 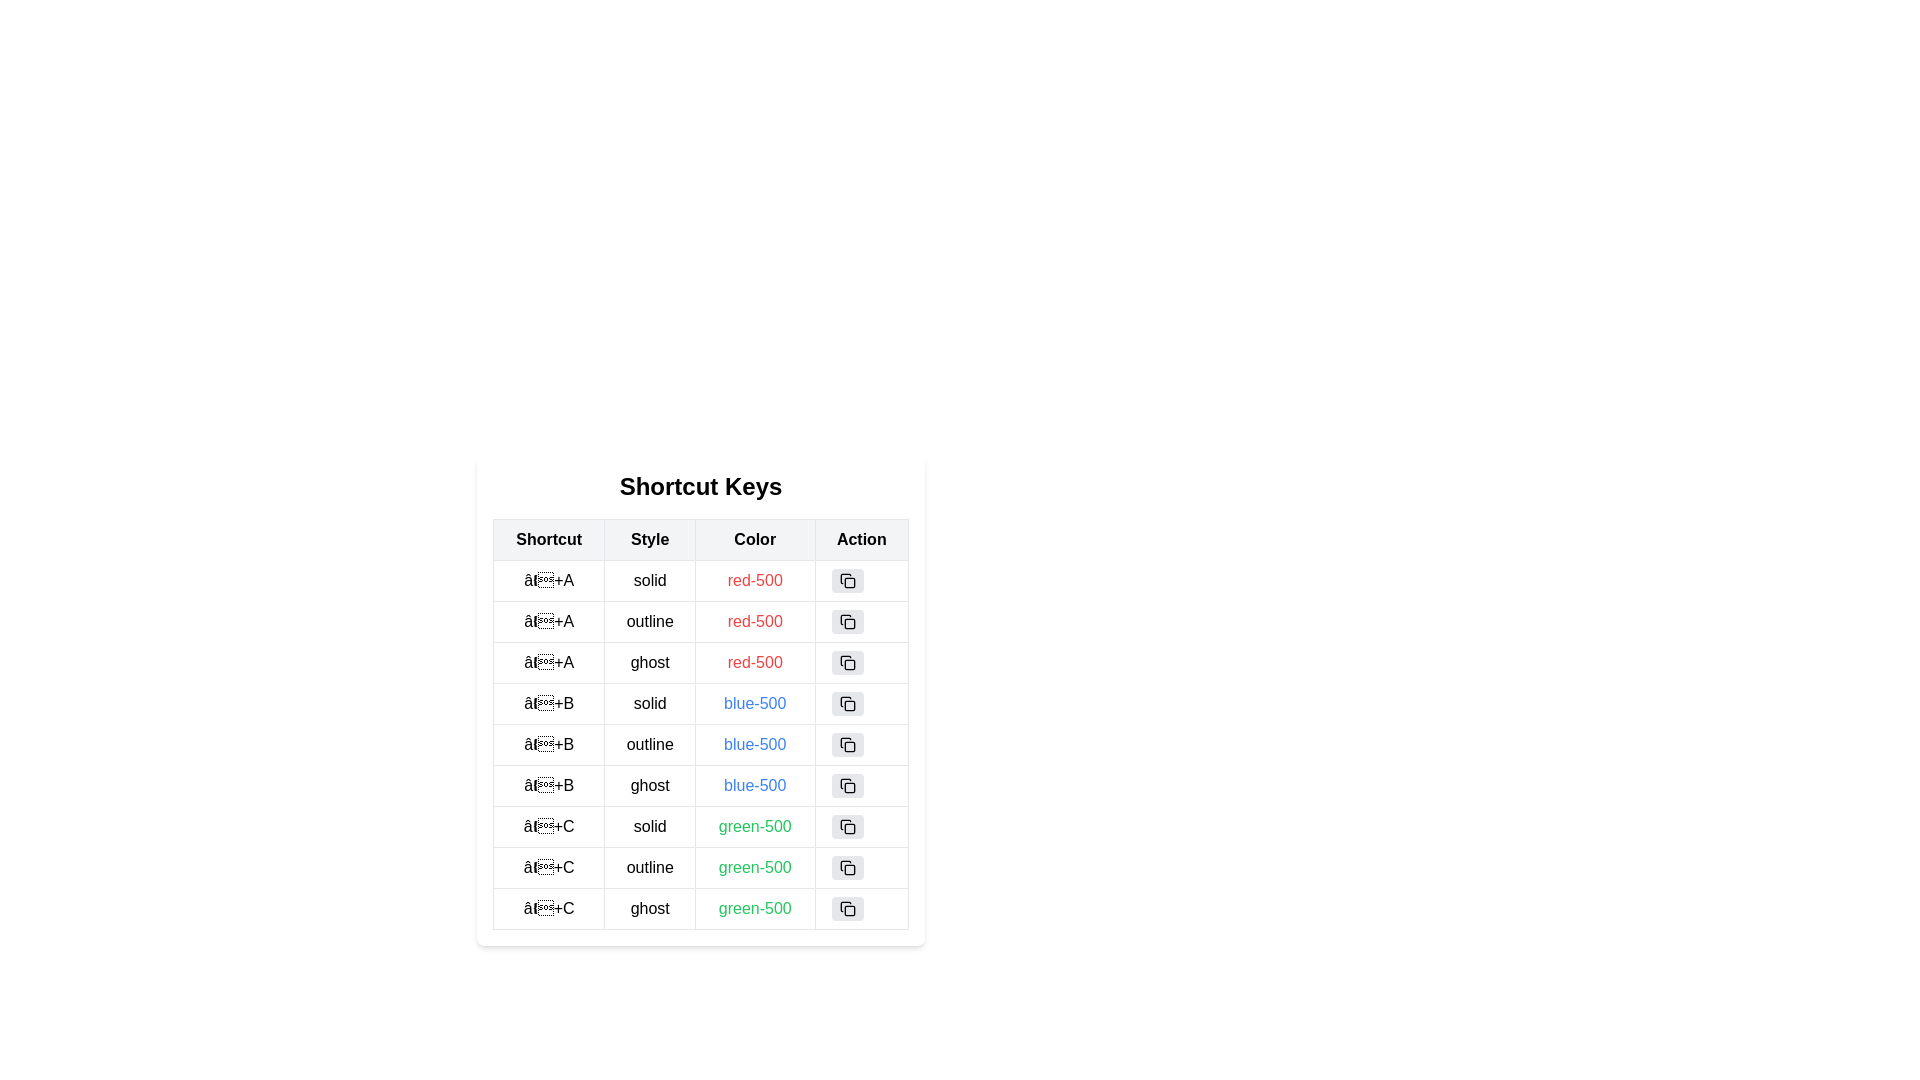 What do you see at coordinates (861, 744) in the screenshot?
I see `the copy button in the 'Shortcut Keys' table located in the 'Action' column of the row with style 'outline' and color 'blue-500'` at bounding box center [861, 744].